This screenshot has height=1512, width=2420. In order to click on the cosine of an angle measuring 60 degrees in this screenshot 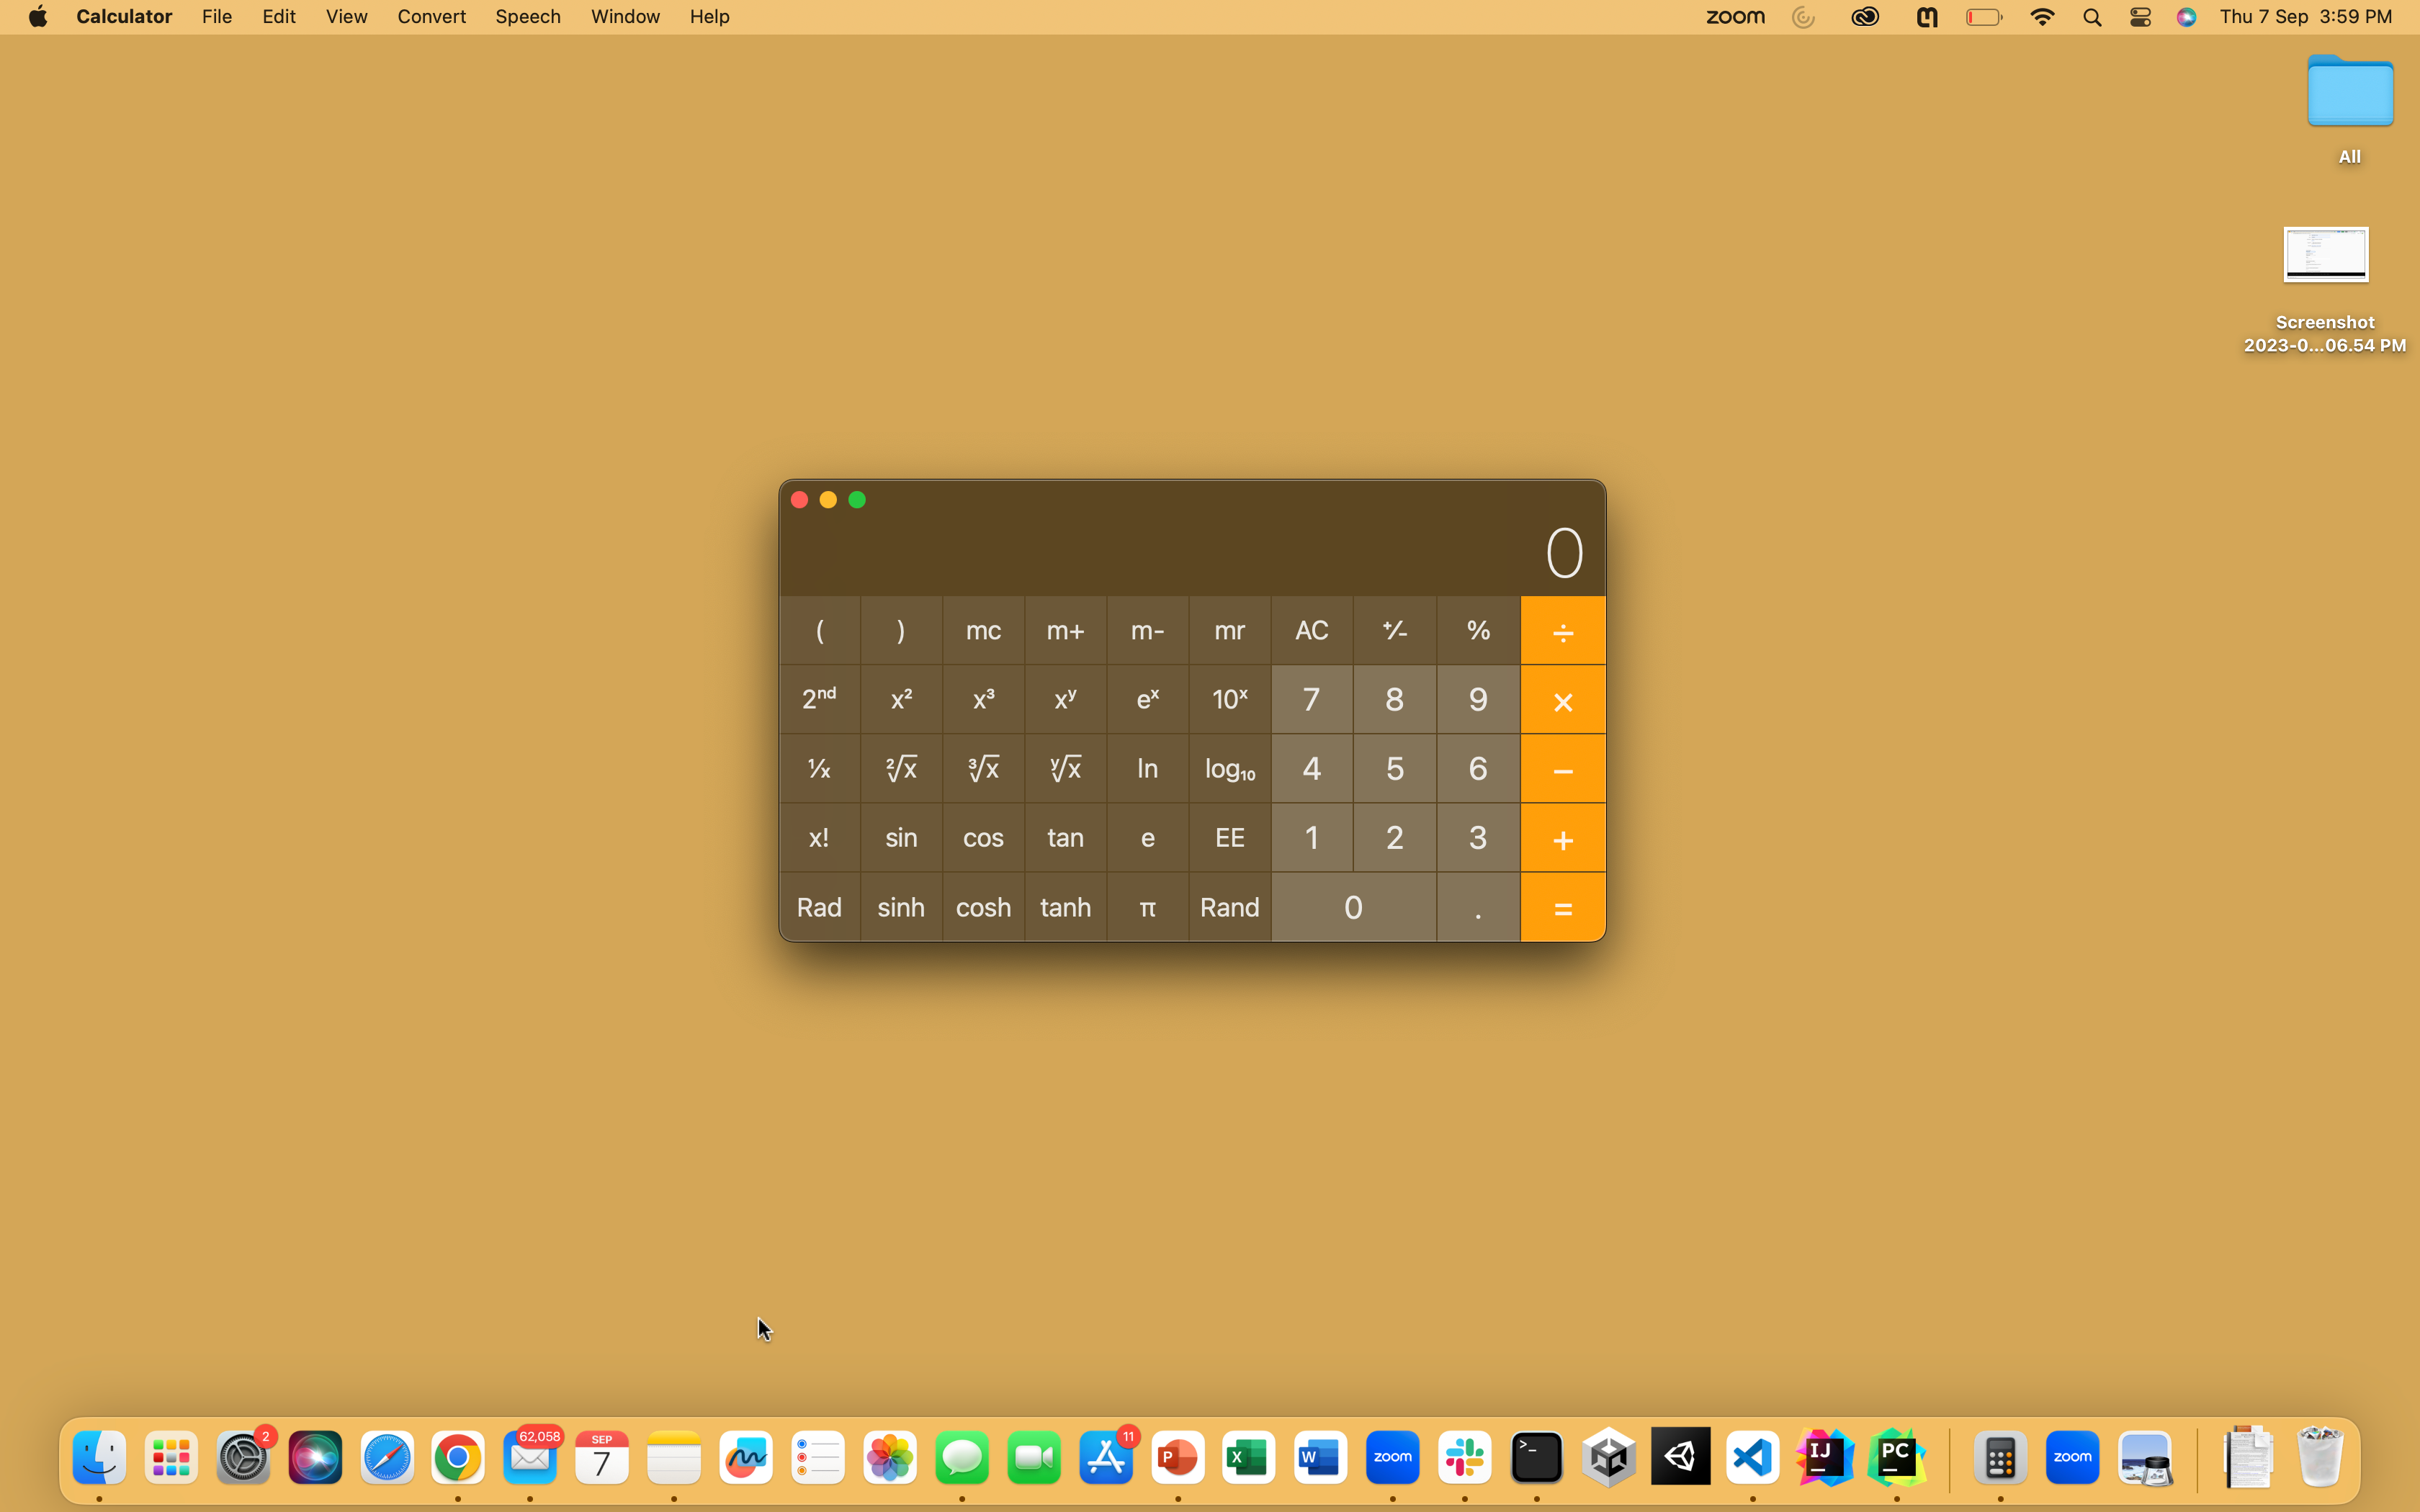, I will do `click(1477, 767)`.